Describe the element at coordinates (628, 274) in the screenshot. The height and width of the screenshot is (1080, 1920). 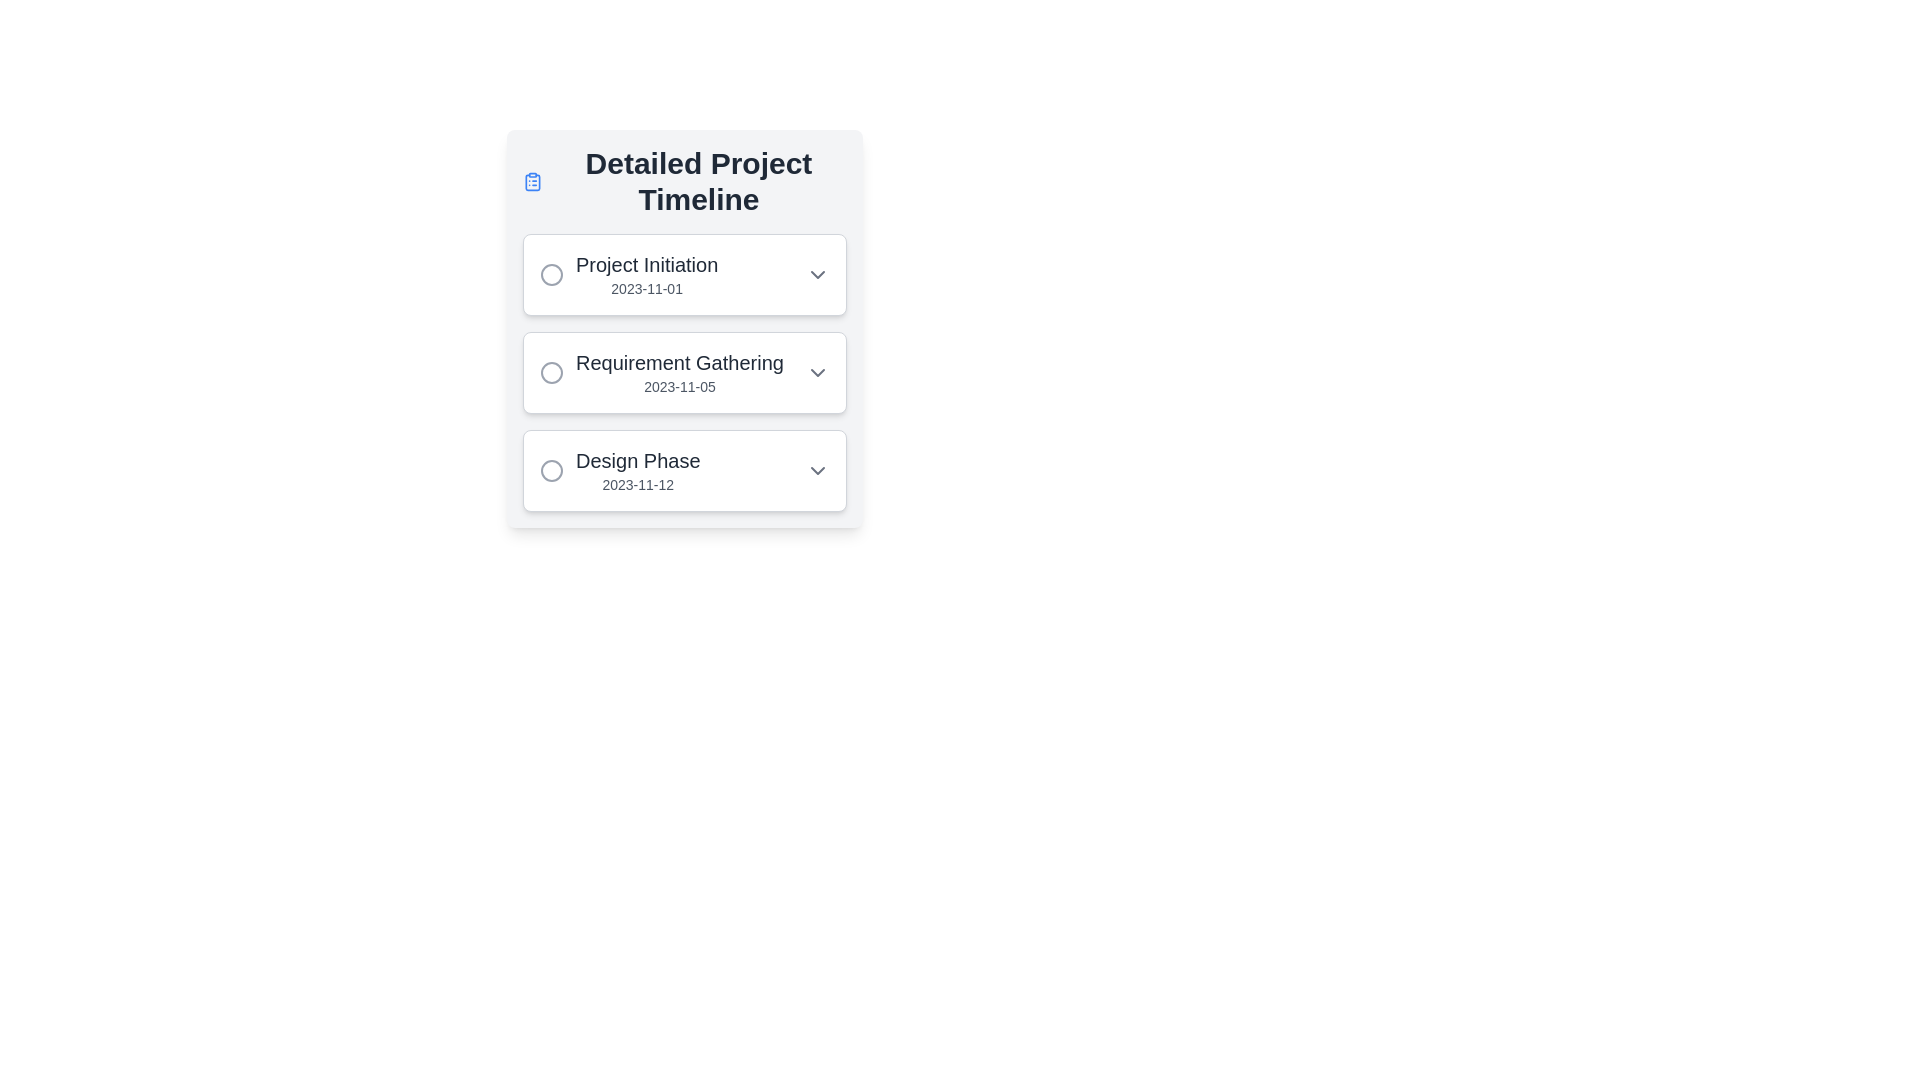
I see `the Text Display with Icon that shows the name and date of a phase in the project timeline, located at the top of the list in the 'Detailed Project Timeline' card` at that location.